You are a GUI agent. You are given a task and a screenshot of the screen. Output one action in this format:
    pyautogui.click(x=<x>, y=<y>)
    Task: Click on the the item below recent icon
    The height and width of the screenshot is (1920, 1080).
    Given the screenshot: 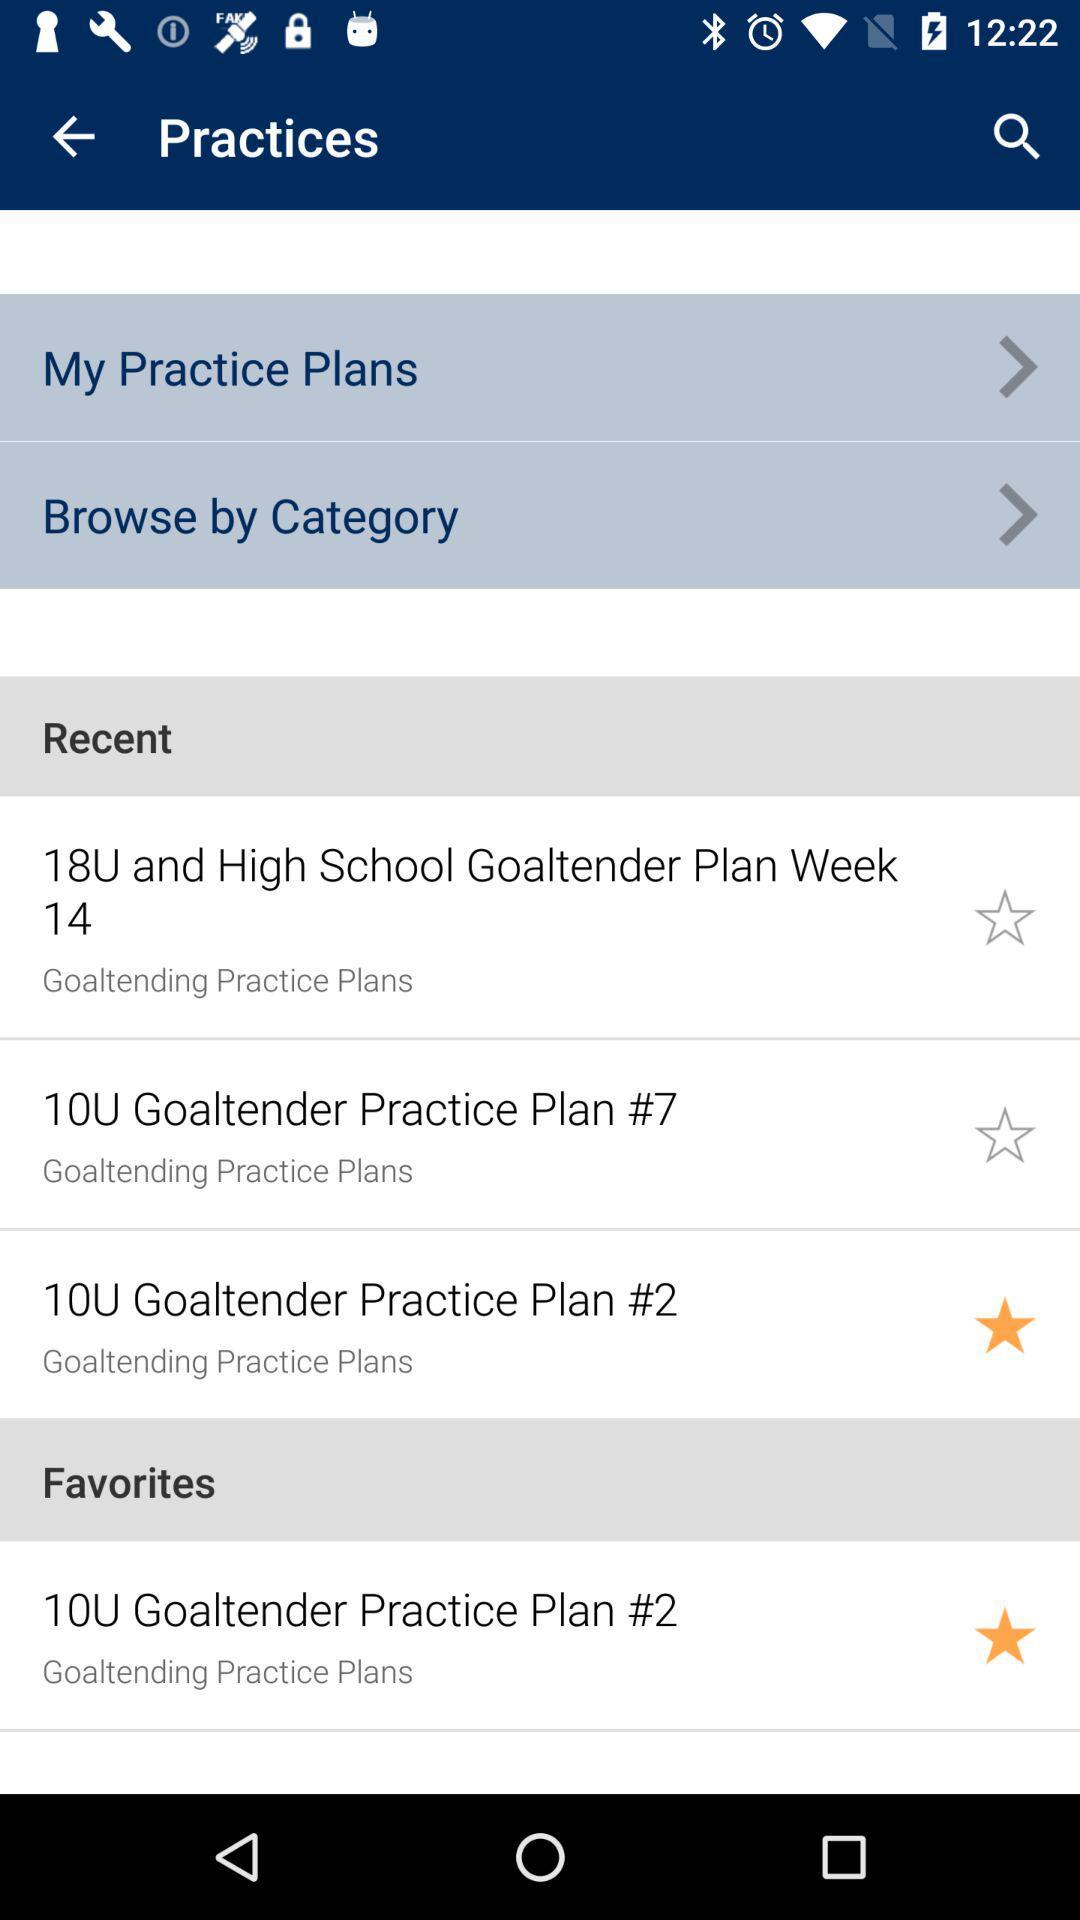 What is the action you would take?
    pyautogui.click(x=495, y=889)
    